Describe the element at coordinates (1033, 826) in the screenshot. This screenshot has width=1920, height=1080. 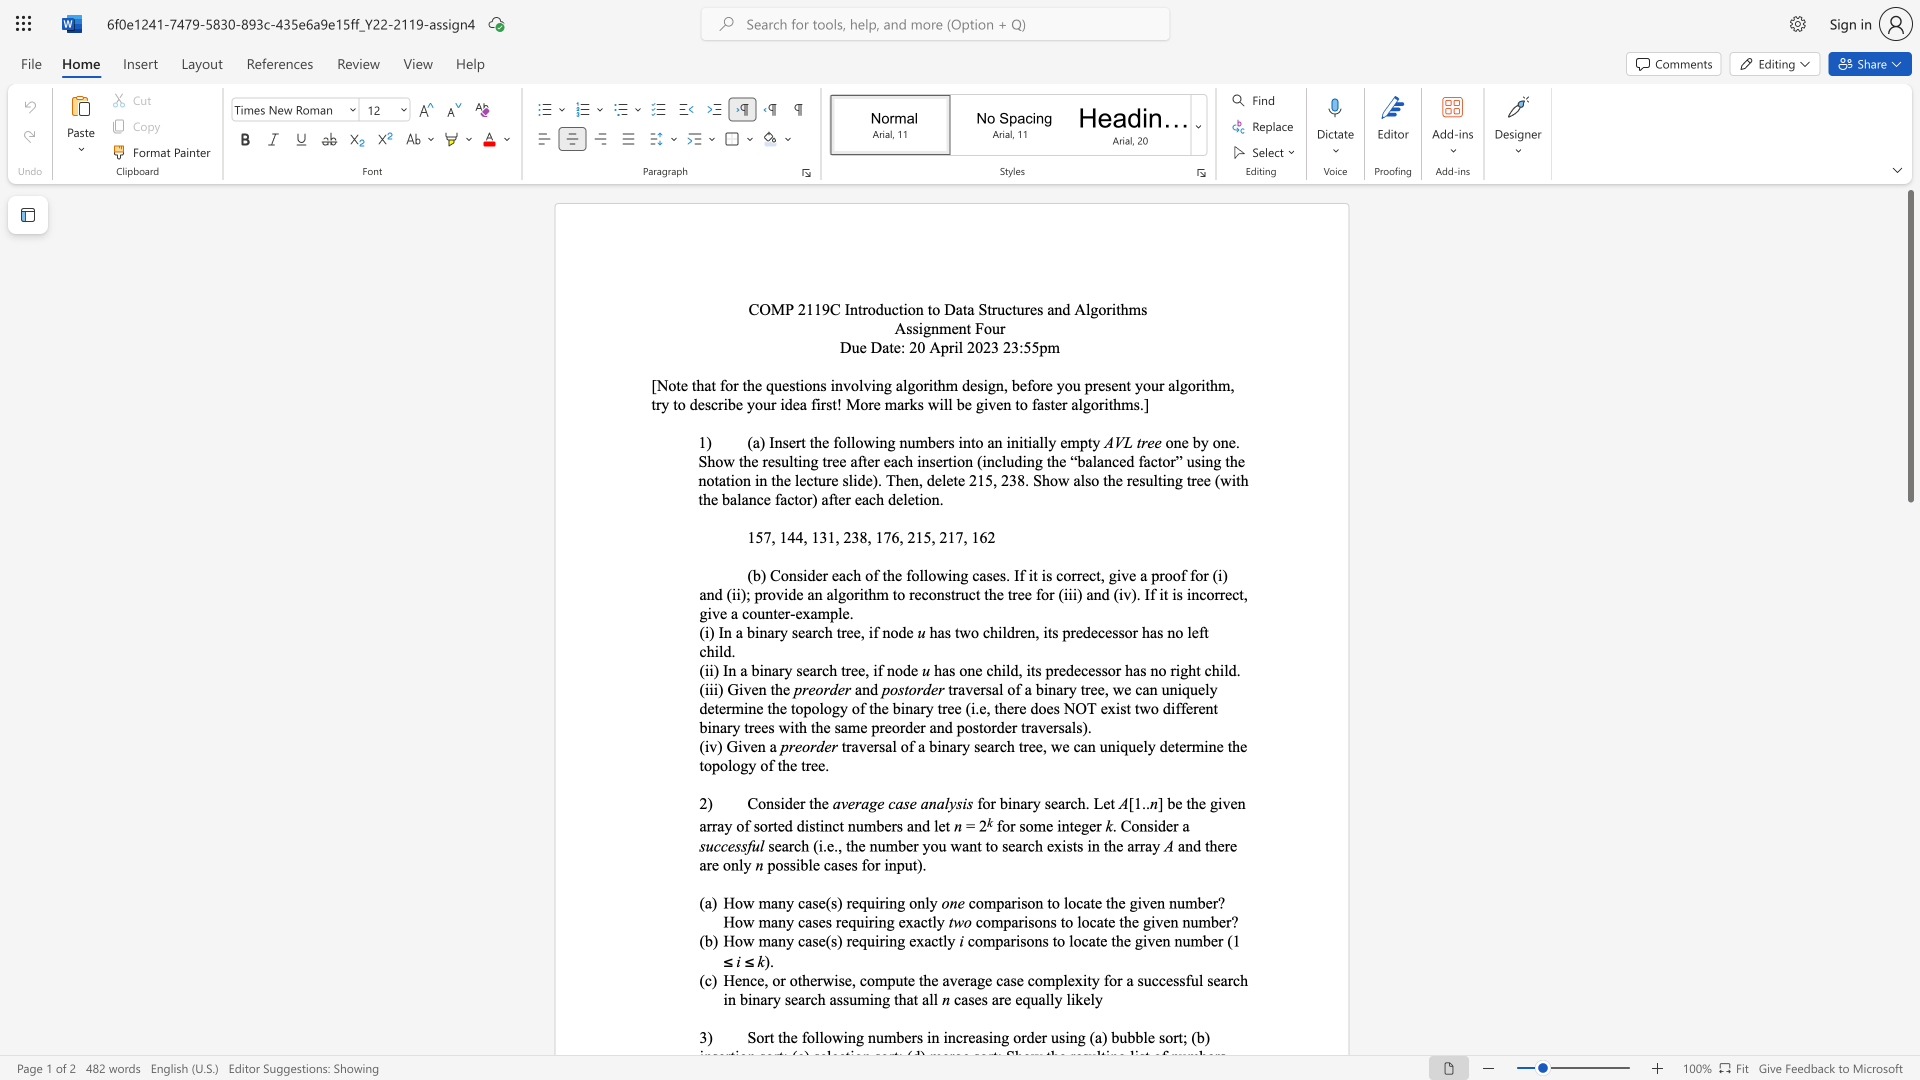
I see `the subset text "me" within the text "for some integer"` at that location.